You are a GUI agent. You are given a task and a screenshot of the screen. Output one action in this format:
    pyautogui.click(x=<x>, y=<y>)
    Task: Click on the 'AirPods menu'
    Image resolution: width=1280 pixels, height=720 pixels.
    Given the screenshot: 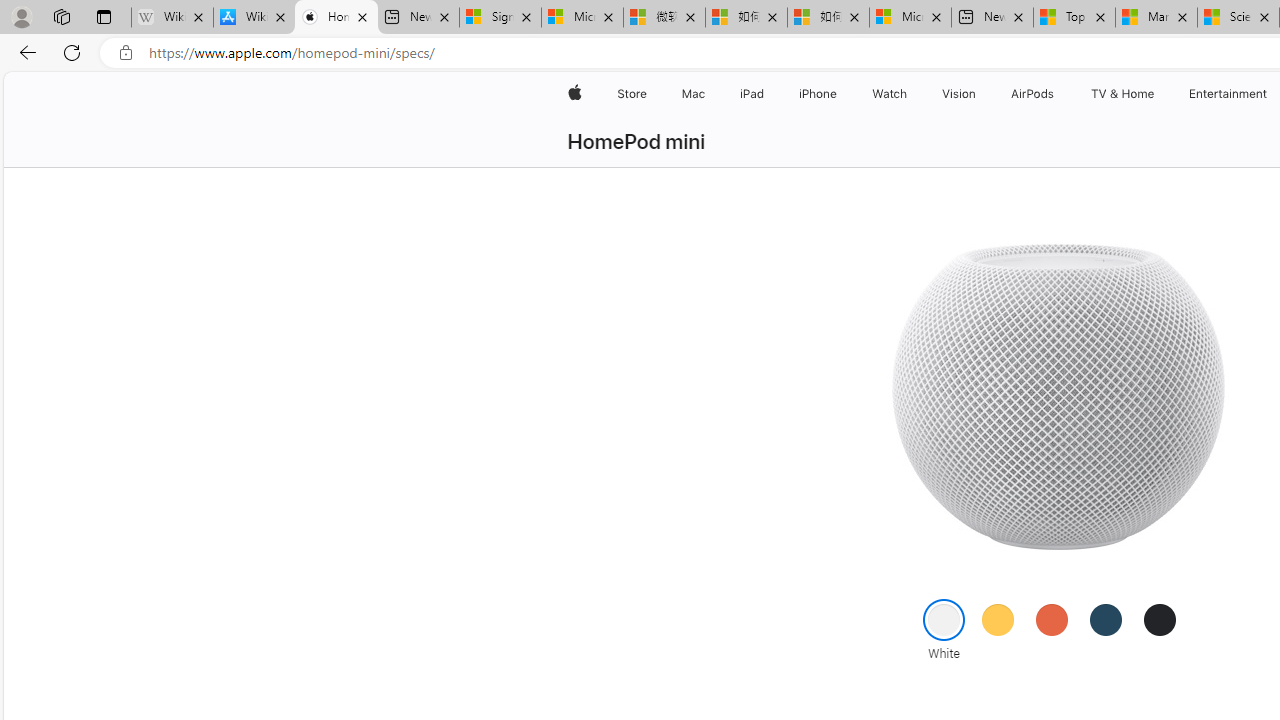 What is the action you would take?
    pyautogui.click(x=1057, y=93)
    